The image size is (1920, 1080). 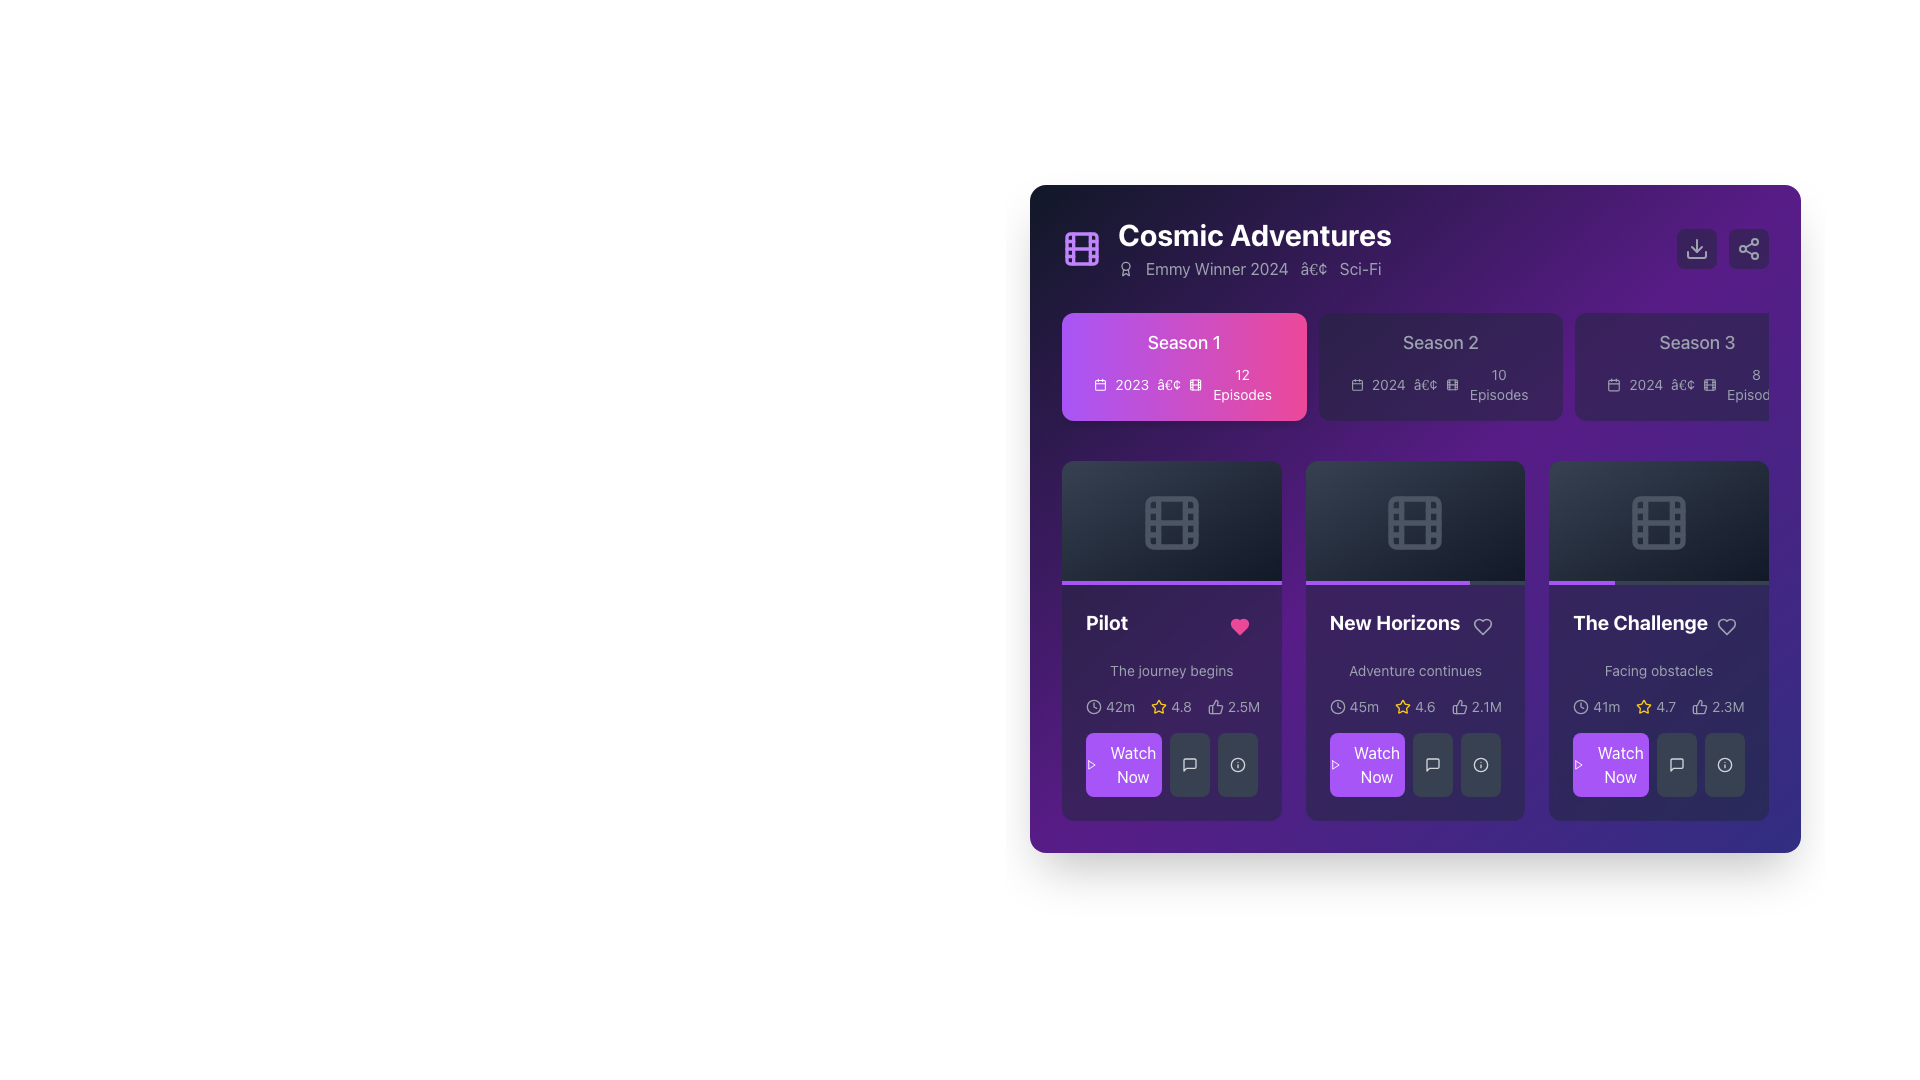 What do you see at coordinates (1366, 763) in the screenshot?
I see `the rectangular purple button labeled 'Watch Now' located in the lower left corner of the 'New Horizons' episode card in the 'Cosmic Adventures' series` at bounding box center [1366, 763].